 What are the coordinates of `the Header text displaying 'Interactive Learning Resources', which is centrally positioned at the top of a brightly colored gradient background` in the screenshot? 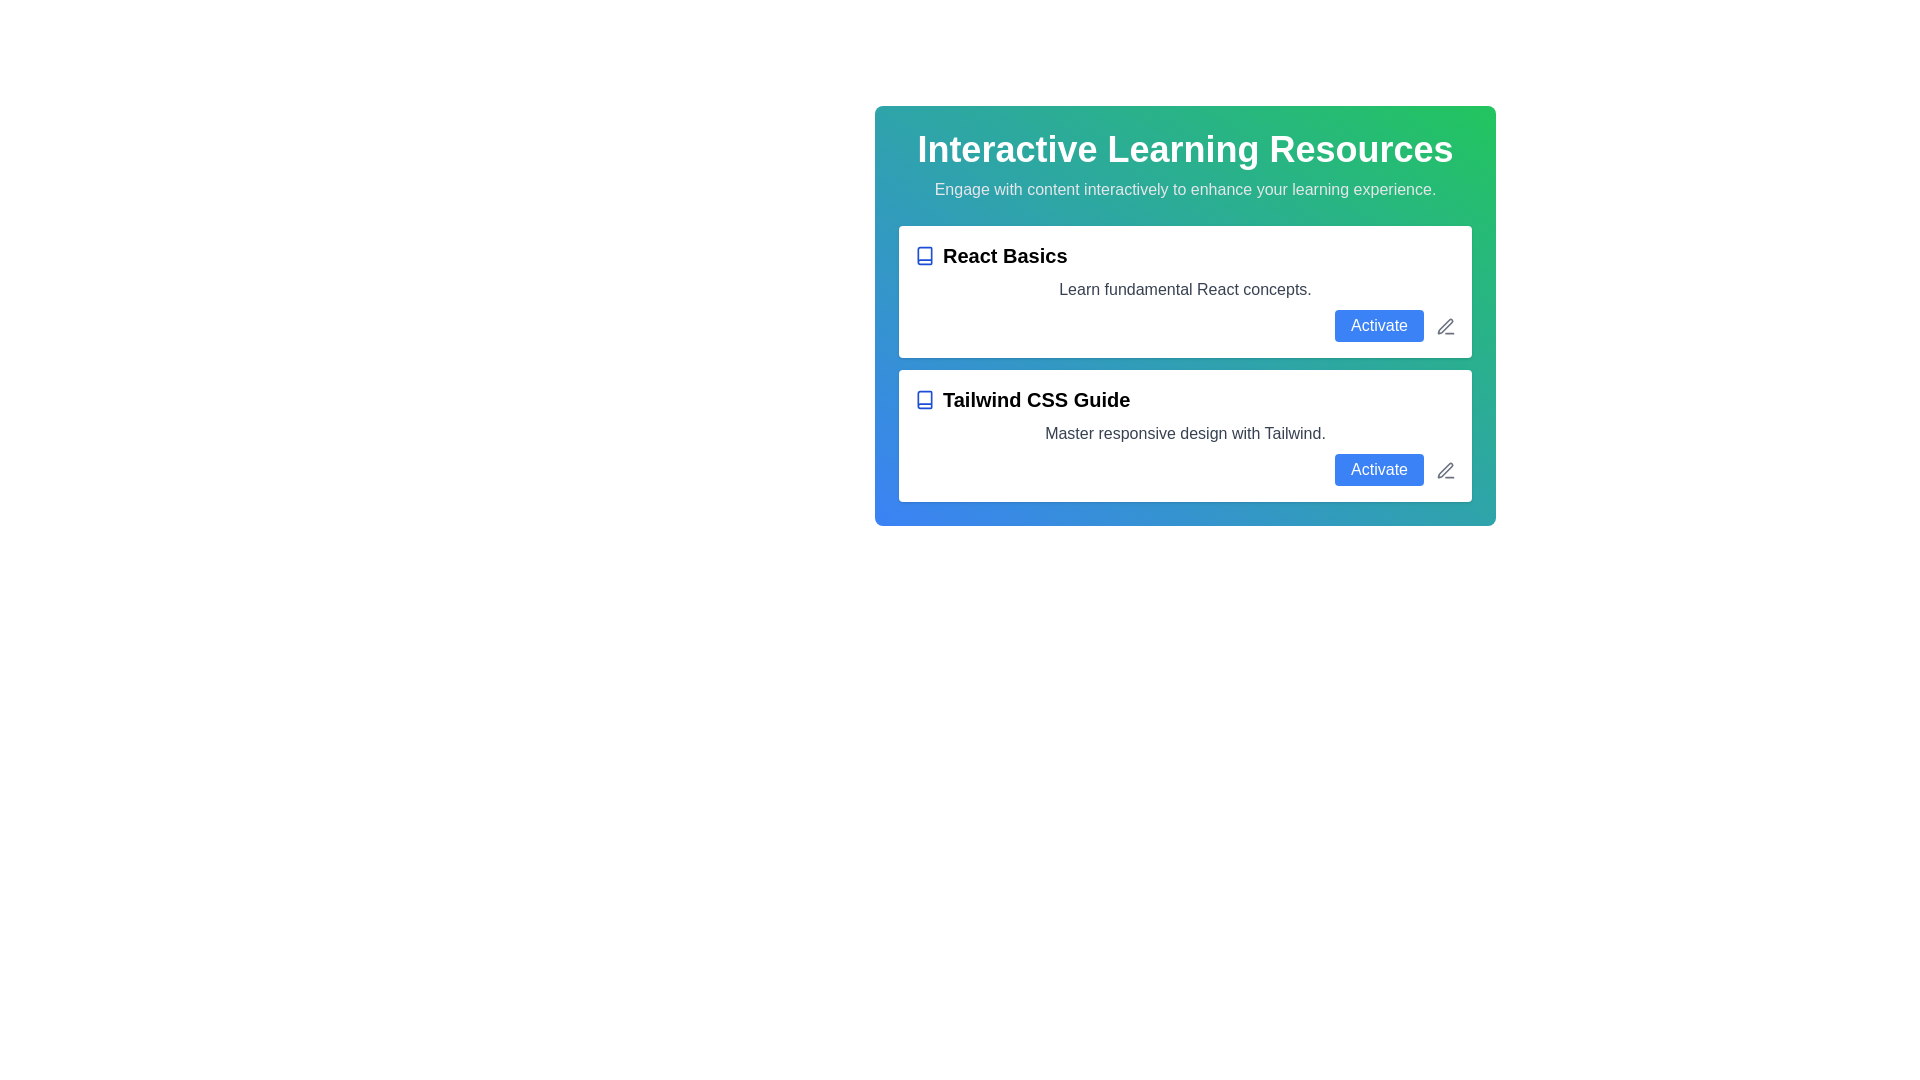 It's located at (1185, 149).